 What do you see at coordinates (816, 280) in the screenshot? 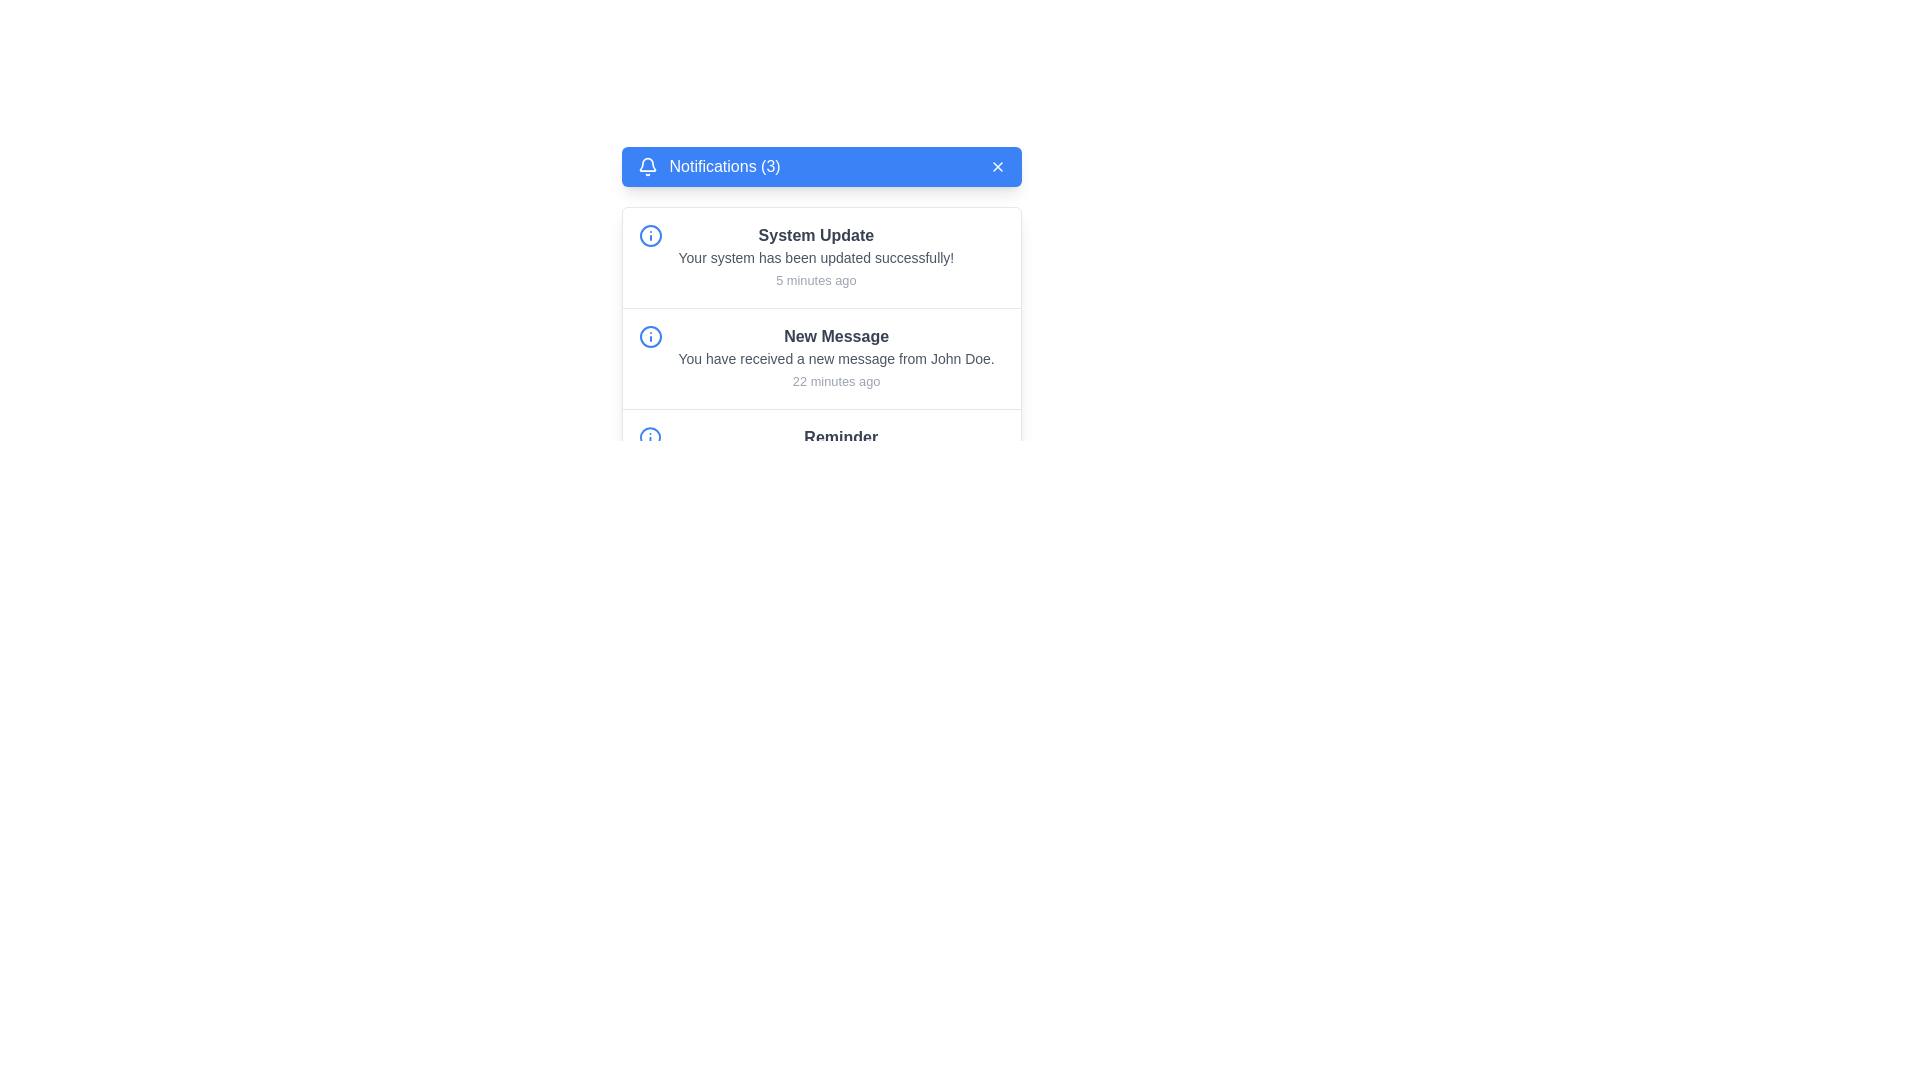
I see `the static text label that indicates the time elapsed since the associated system update notification occurred, located directly beneath the successful system update message` at bounding box center [816, 280].